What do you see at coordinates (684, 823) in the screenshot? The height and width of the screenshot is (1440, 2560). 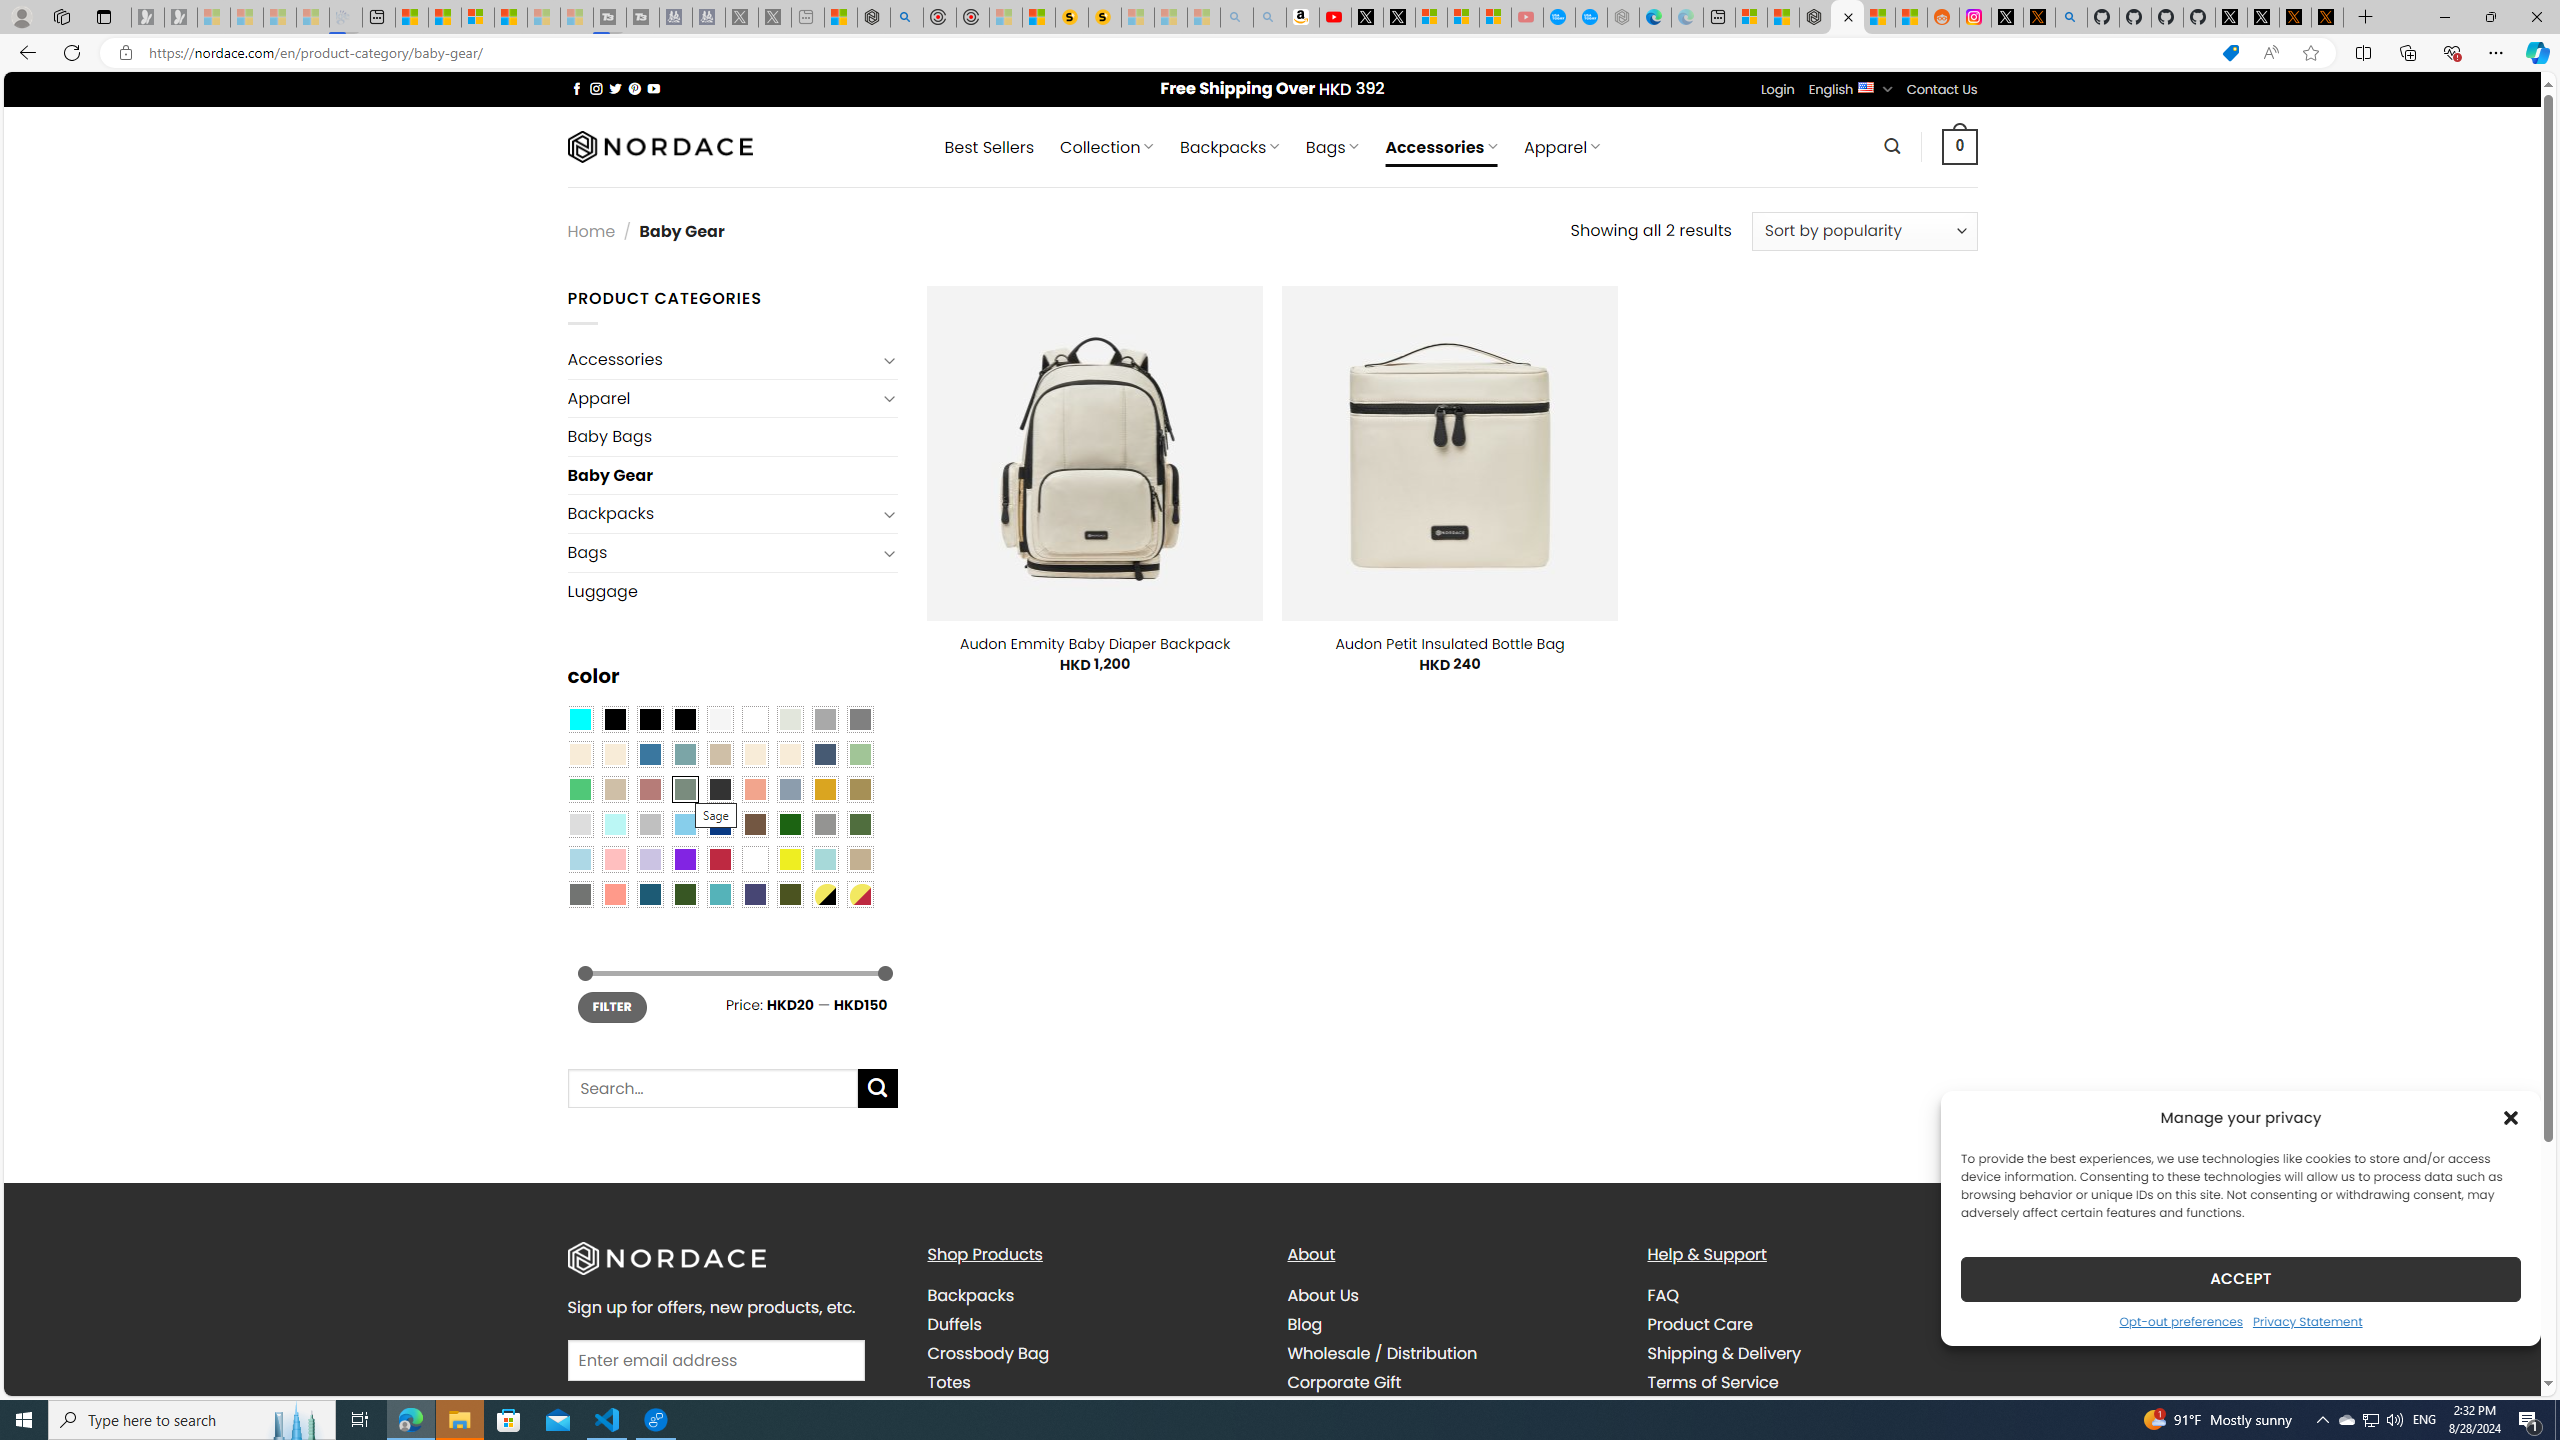 I see `'Sky Blue'` at bounding box center [684, 823].